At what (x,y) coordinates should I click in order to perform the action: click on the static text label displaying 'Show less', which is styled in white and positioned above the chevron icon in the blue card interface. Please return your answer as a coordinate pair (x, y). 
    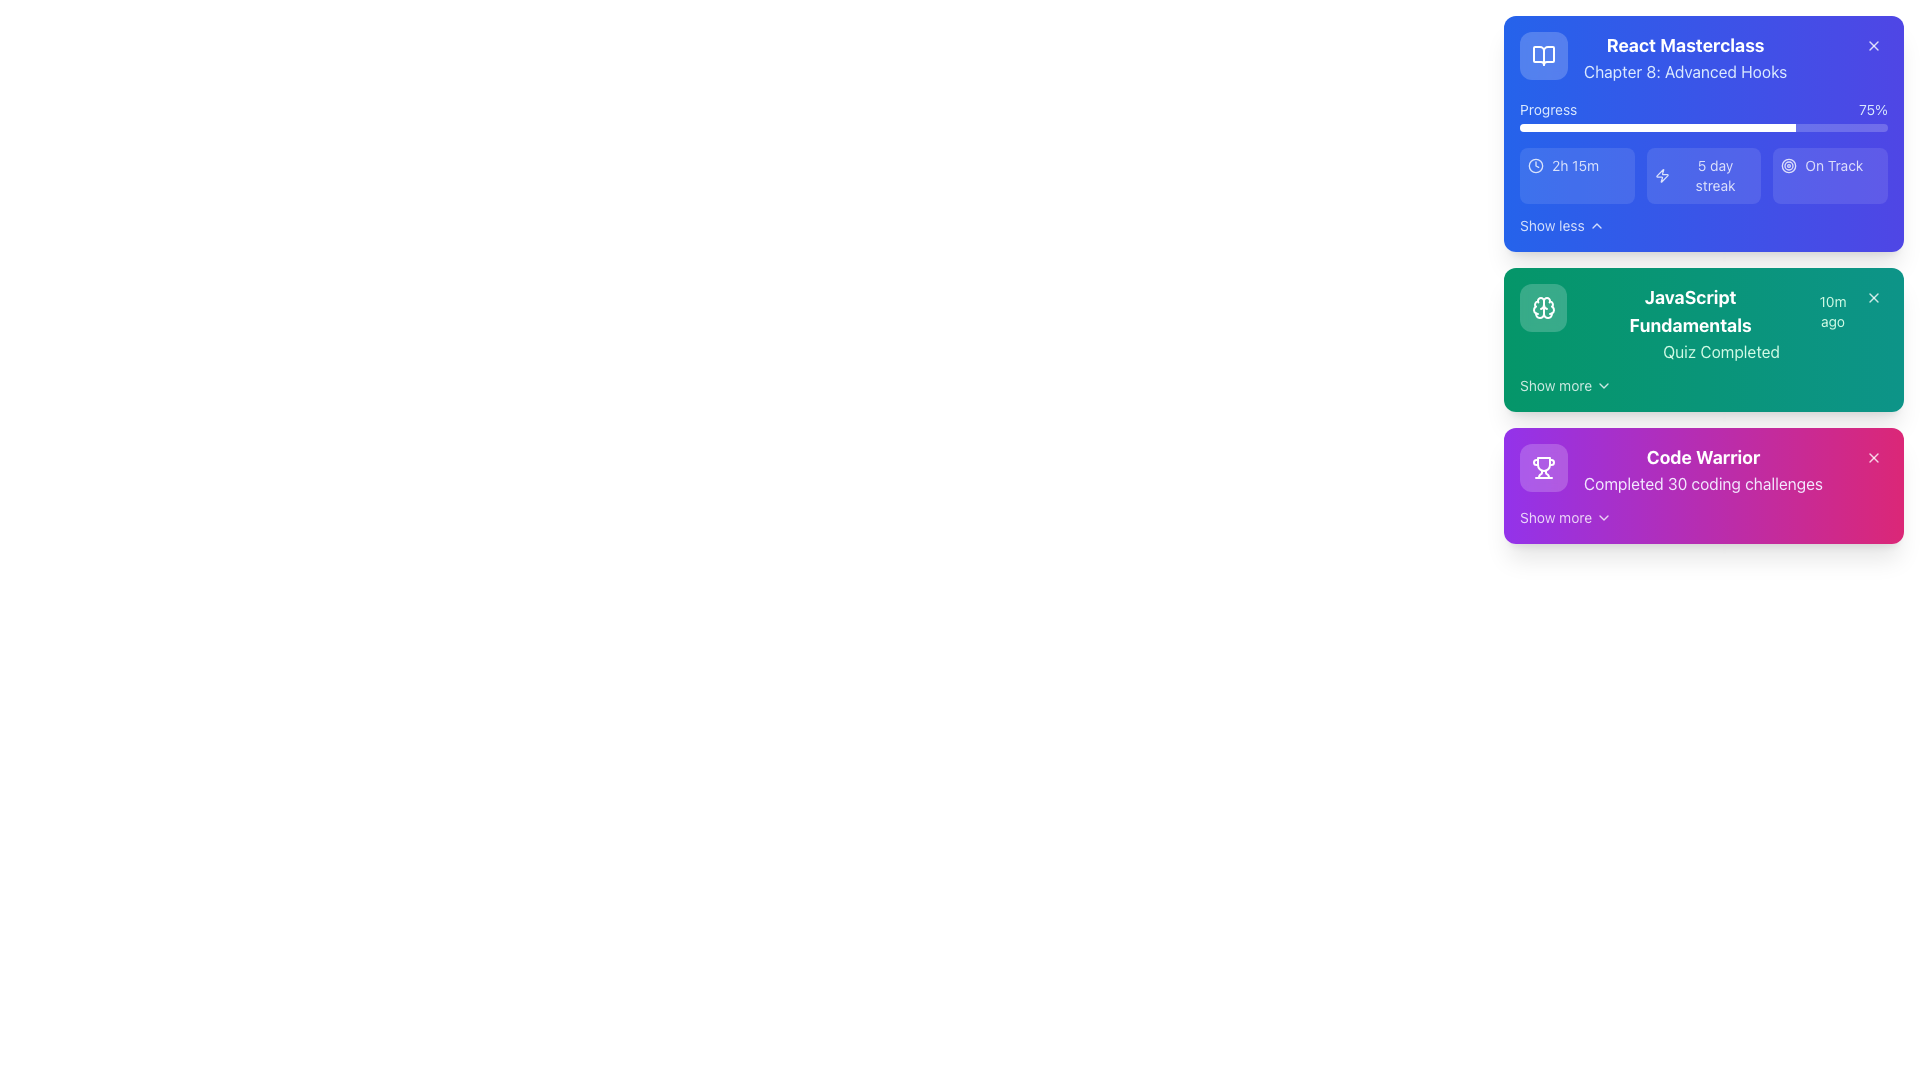
    Looking at the image, I should click on (1551, 225).